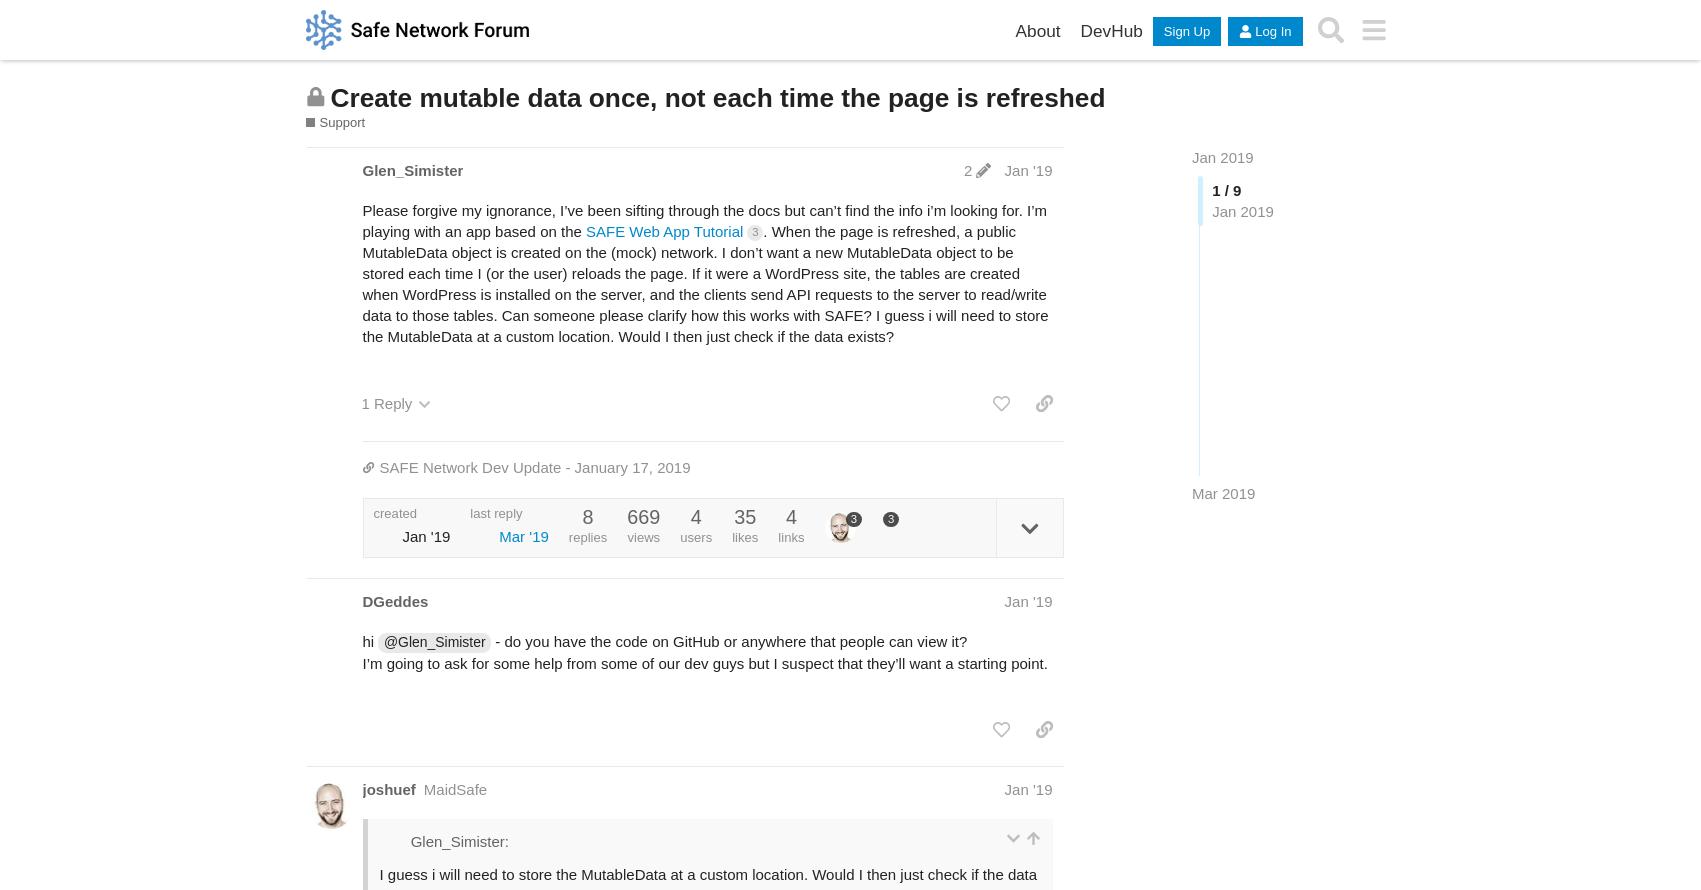 This screenshot has height=890, width=1701. What do you see at coordinates (499, 535) in the screenshot?
I see `'Mar '19'` at bounding box center [499, 535].